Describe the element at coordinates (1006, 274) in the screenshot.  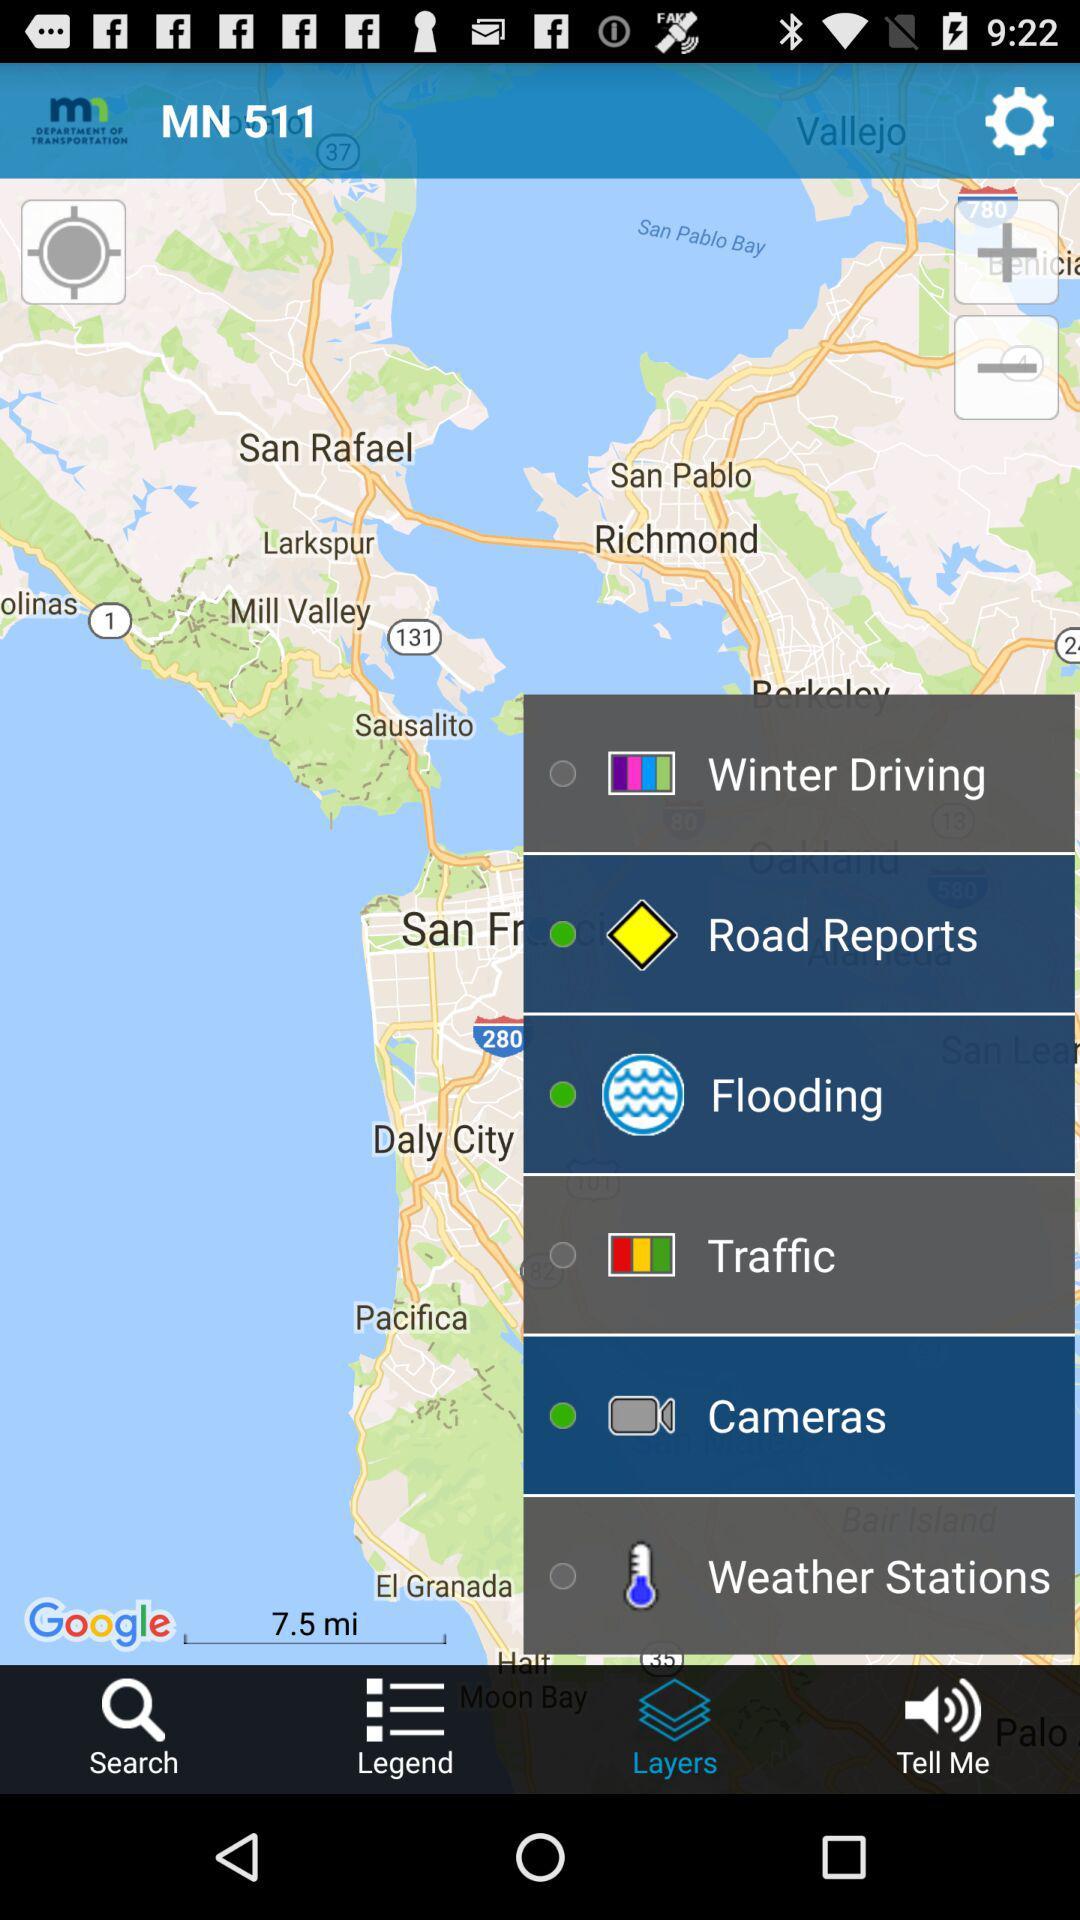
I see `the add icon` at that location.